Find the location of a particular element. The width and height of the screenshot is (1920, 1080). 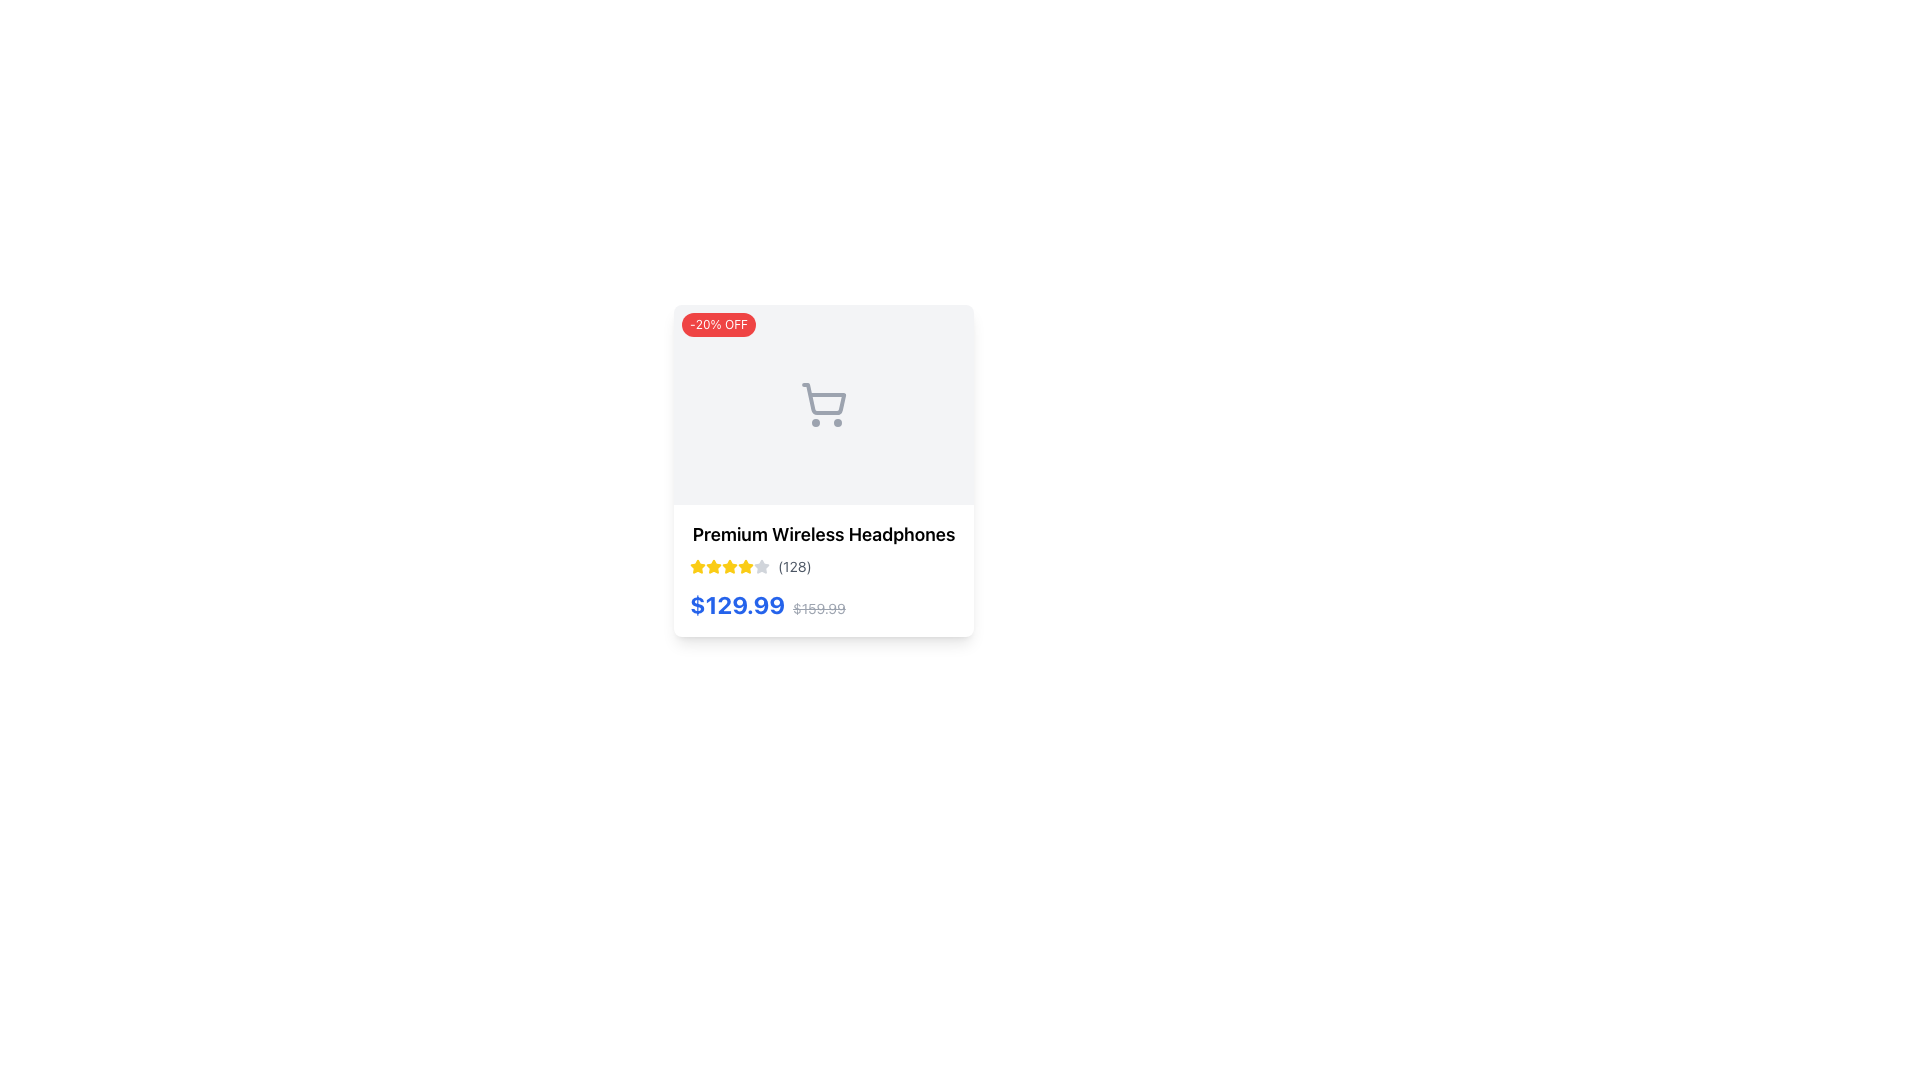

the sixth star icon in the star-based rating system to interact with it is located at coordinates (744, 567).